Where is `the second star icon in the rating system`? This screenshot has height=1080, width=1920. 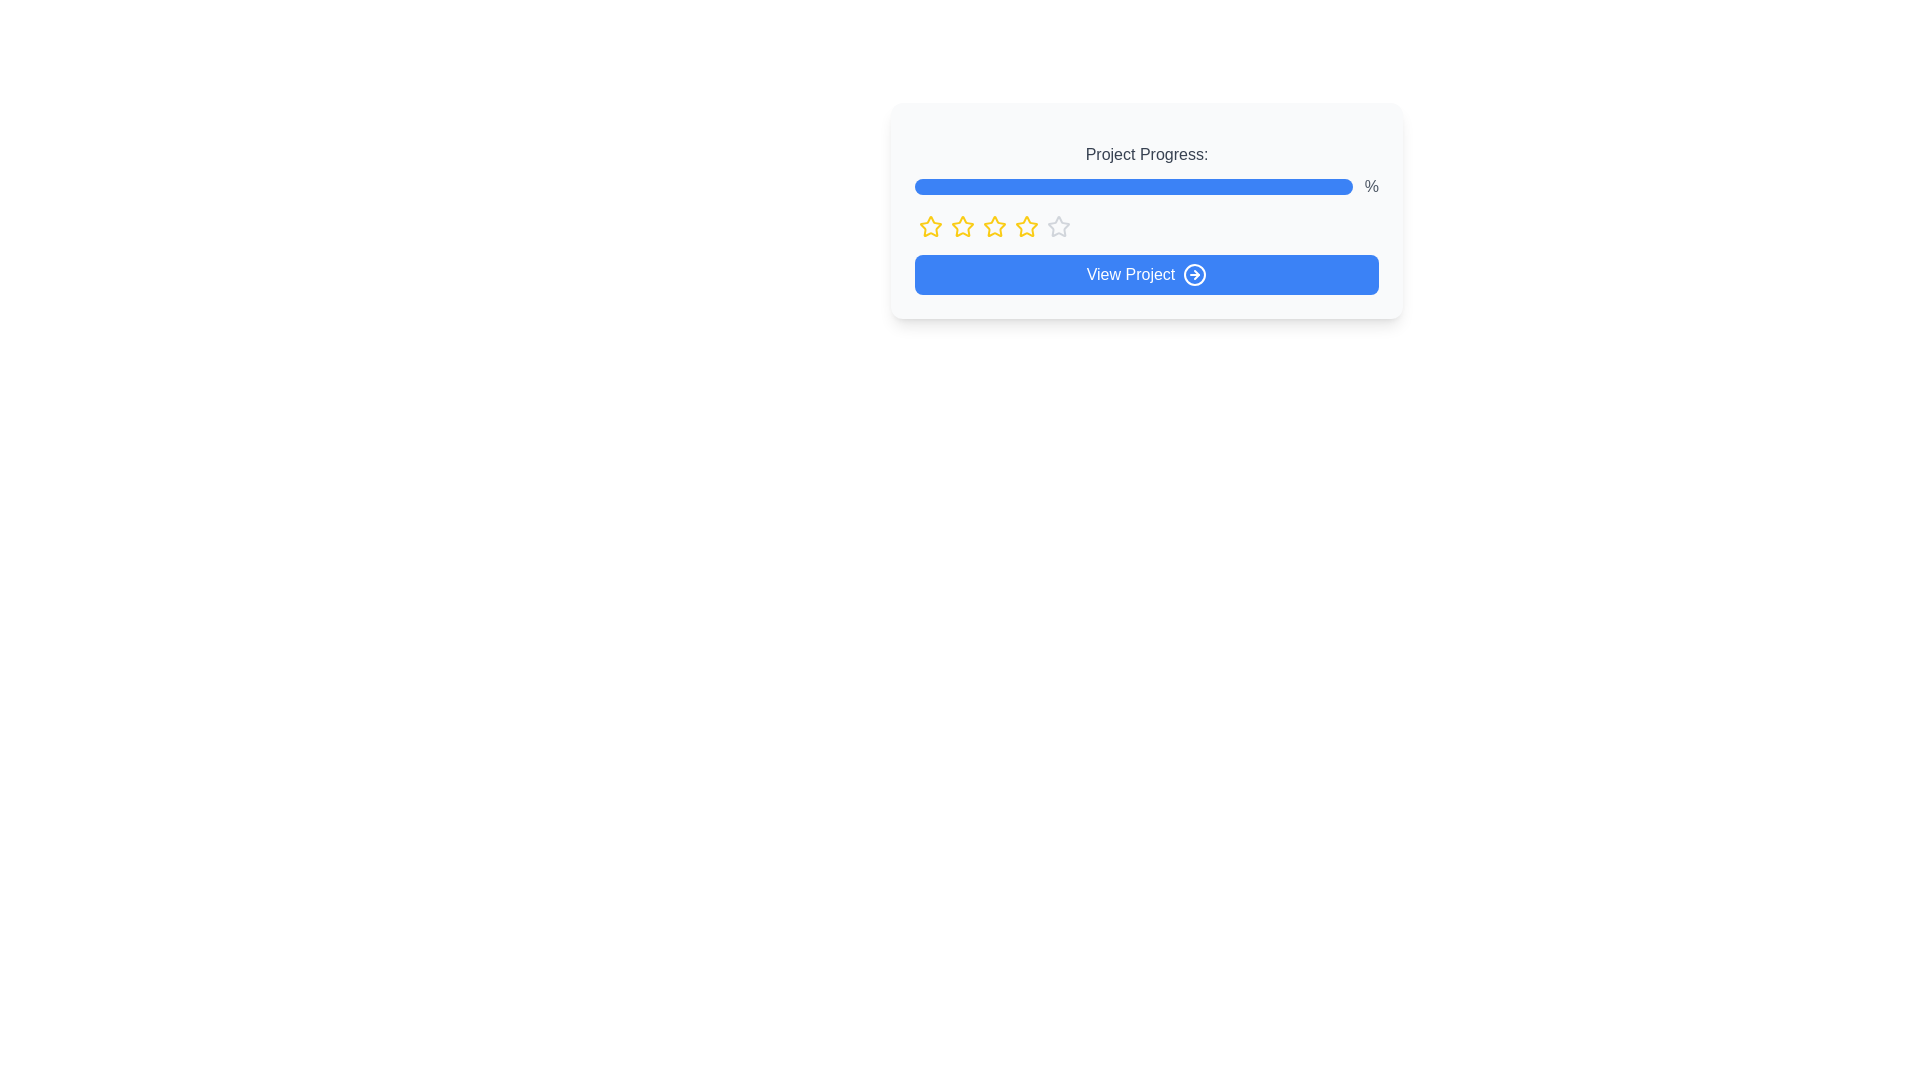 the second star icon in the rating system is located at coordinates (963, 225).